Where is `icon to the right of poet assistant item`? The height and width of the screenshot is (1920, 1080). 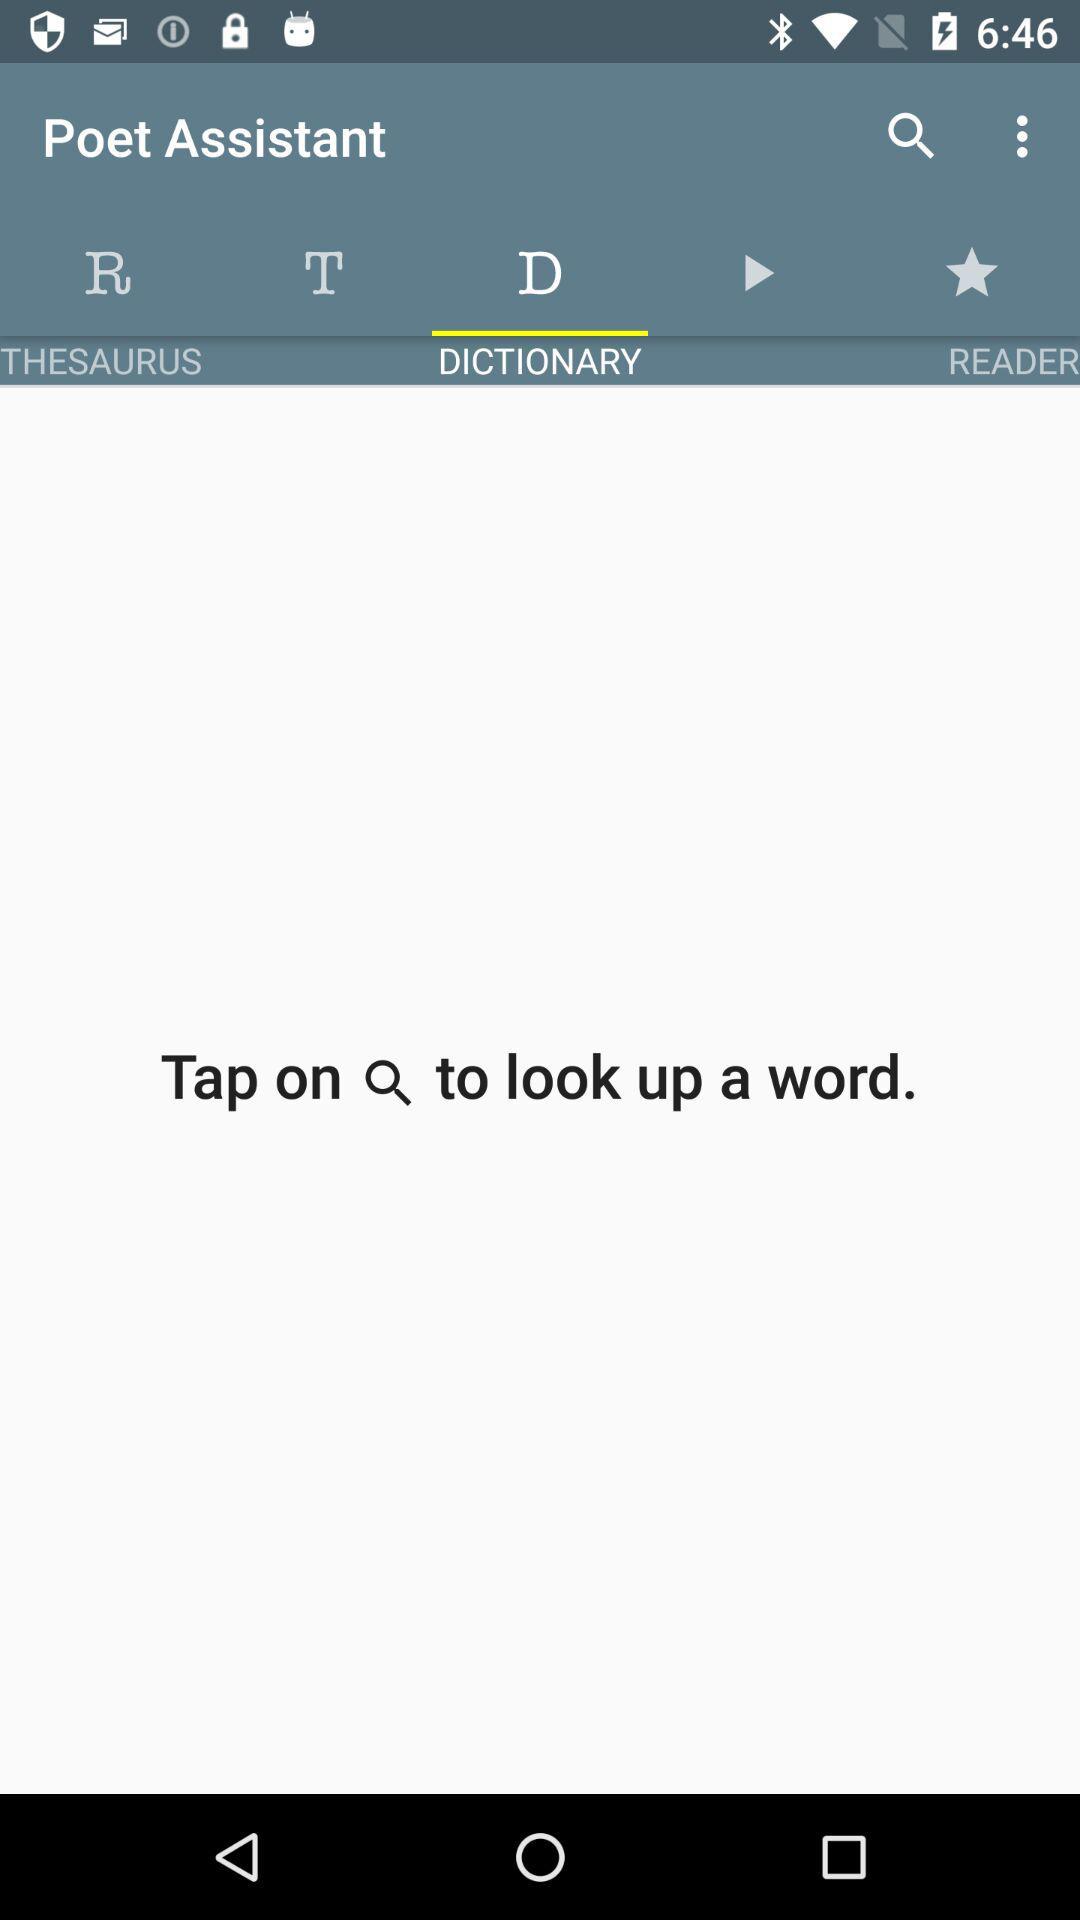
icon to the right of poet assistant item is located at coordinates (911, 135).